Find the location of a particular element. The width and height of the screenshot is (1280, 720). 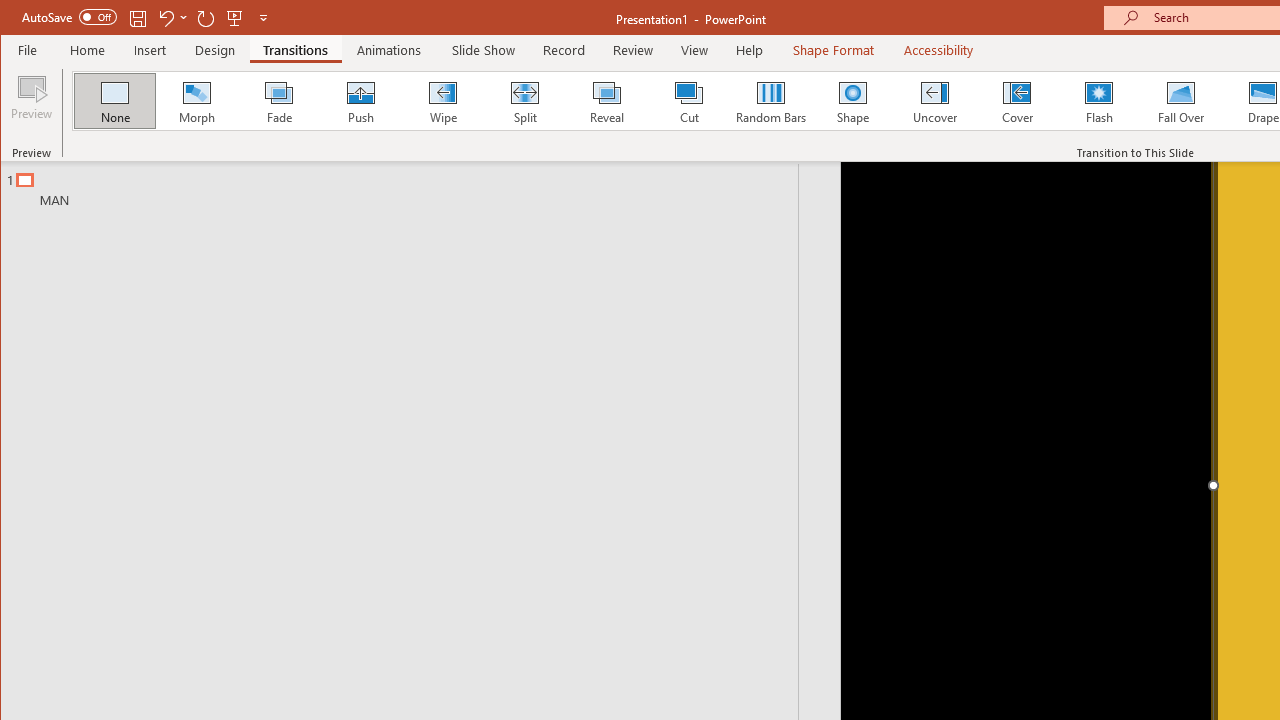

'Cover' is located at coordinates (1016, 100).